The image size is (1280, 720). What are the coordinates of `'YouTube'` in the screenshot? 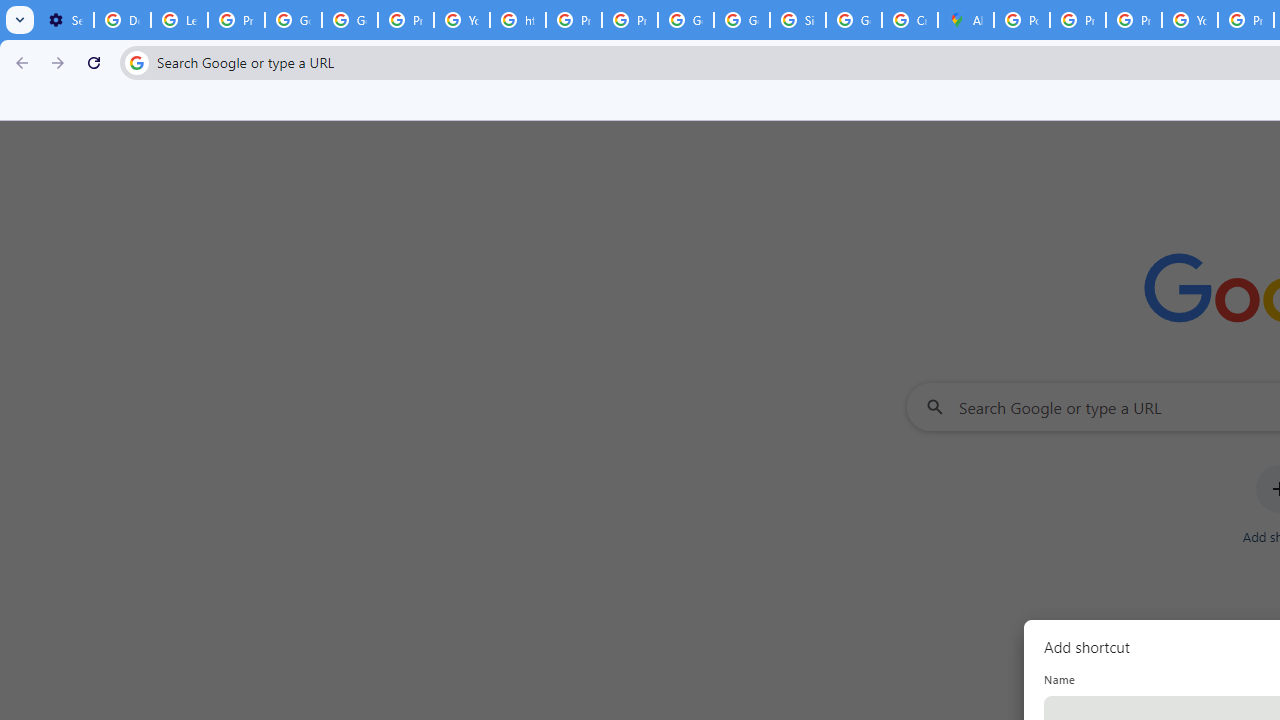 It's located at (461, 20).